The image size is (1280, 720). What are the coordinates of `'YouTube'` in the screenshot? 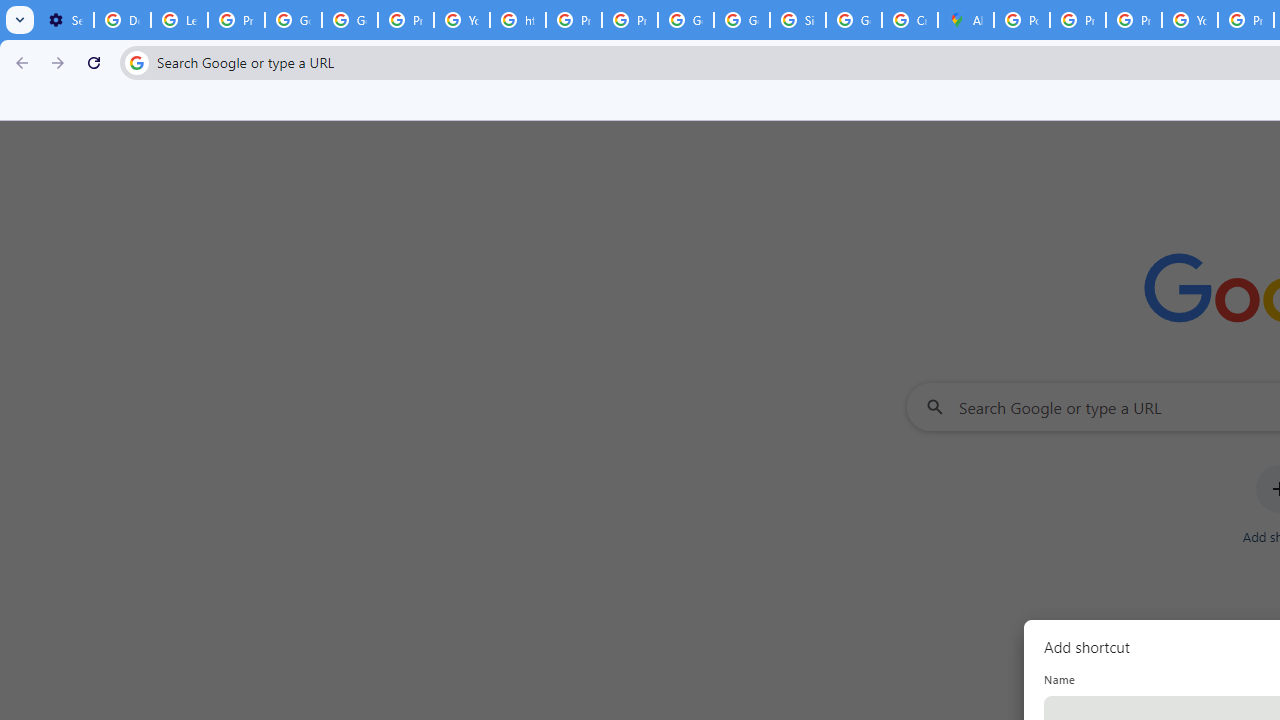 It's located at (461, 20).